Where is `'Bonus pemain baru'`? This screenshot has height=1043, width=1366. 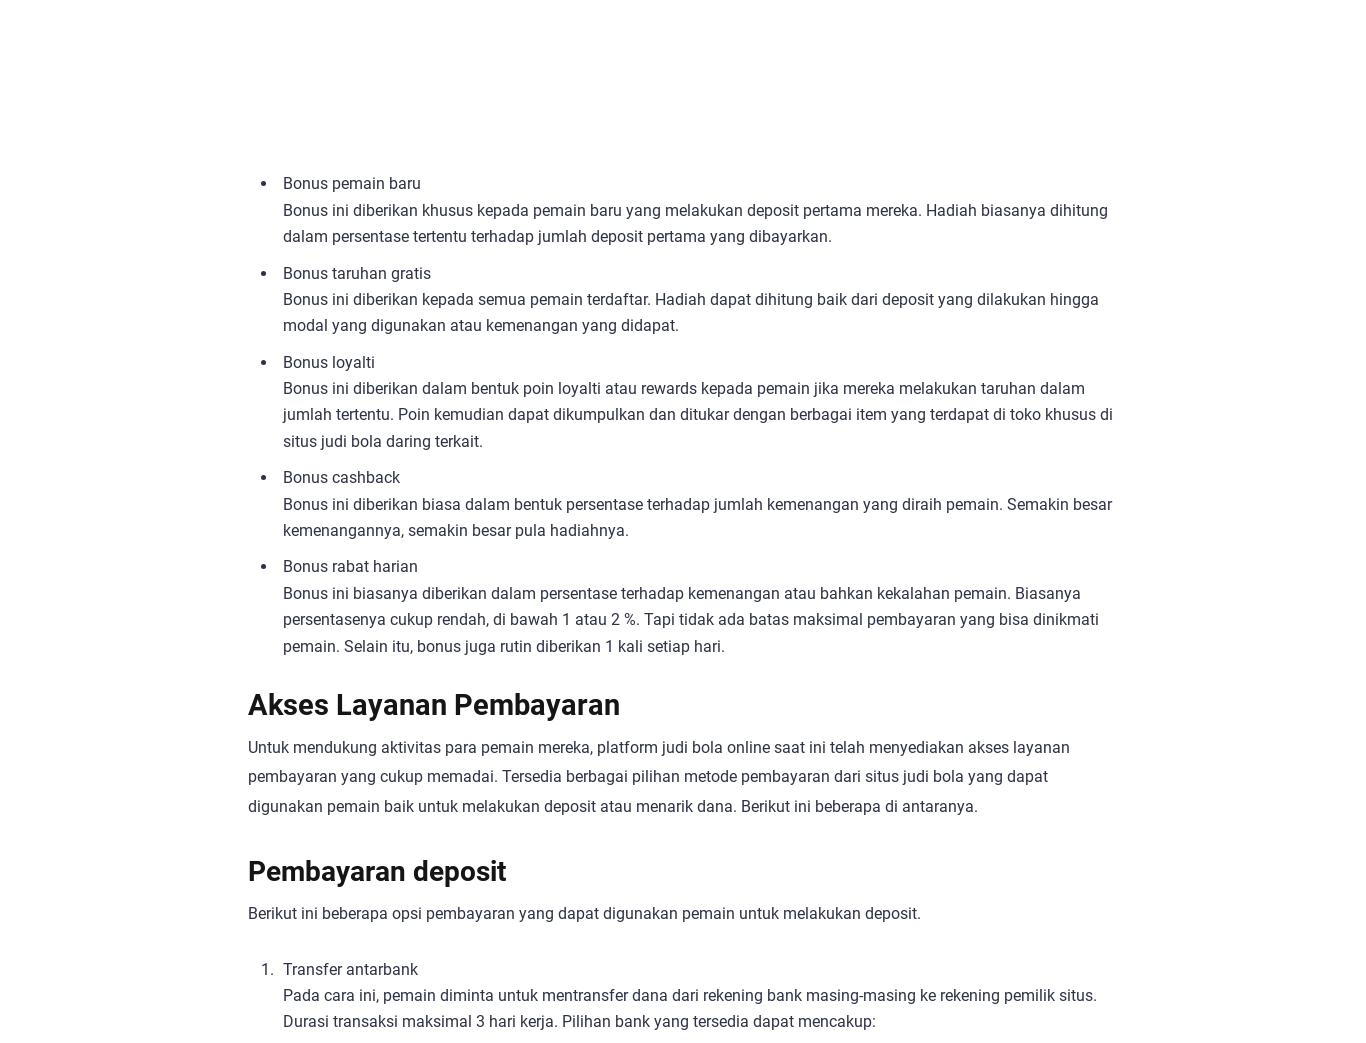 'Bonus pemain baru' is located at coordinates (351, 182).